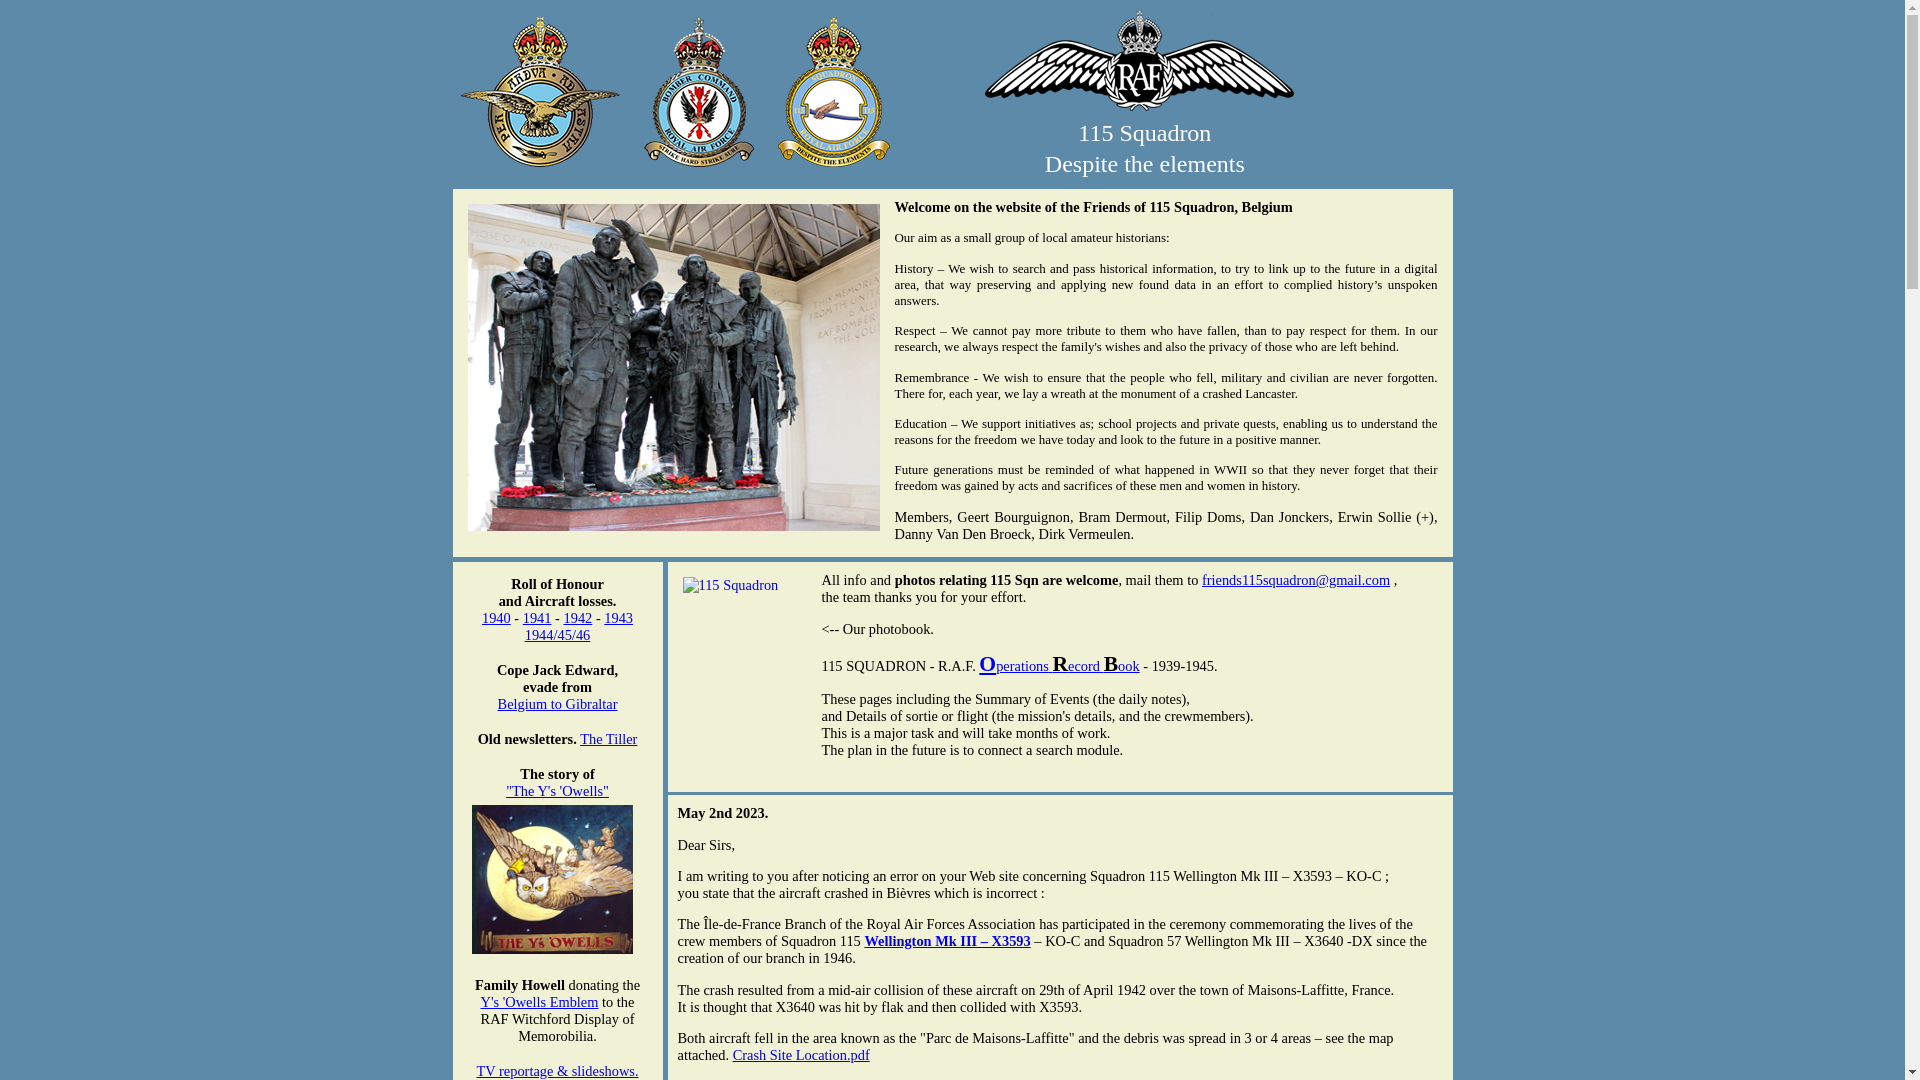 This screenshot has height=1080, width=1920. What do you see at coordinates (1067, 666) in the screenshot?
I see `'perations Record Book'` at bounding box center [1067, 666].